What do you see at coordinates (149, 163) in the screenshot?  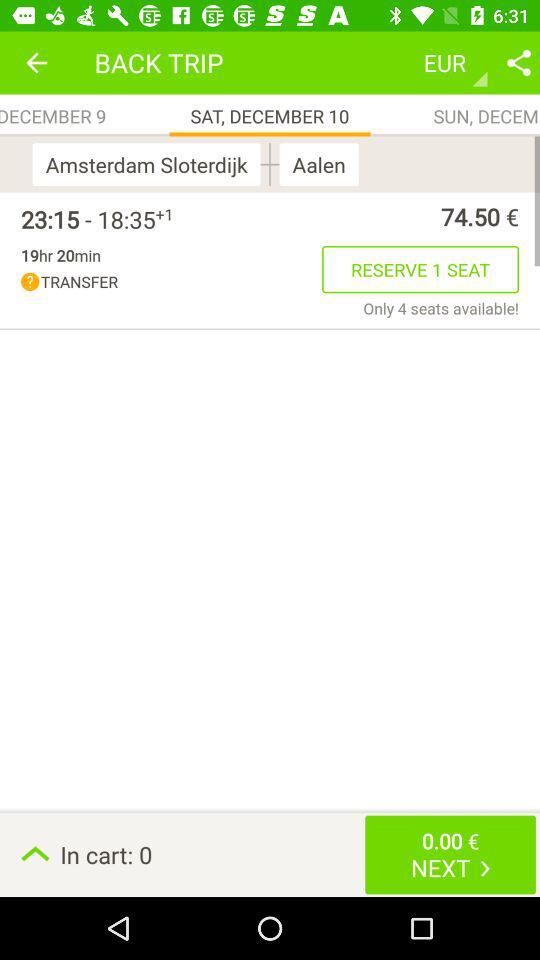 I see `the icon below fri, december 9 icon` at bounding box center [149, 163].